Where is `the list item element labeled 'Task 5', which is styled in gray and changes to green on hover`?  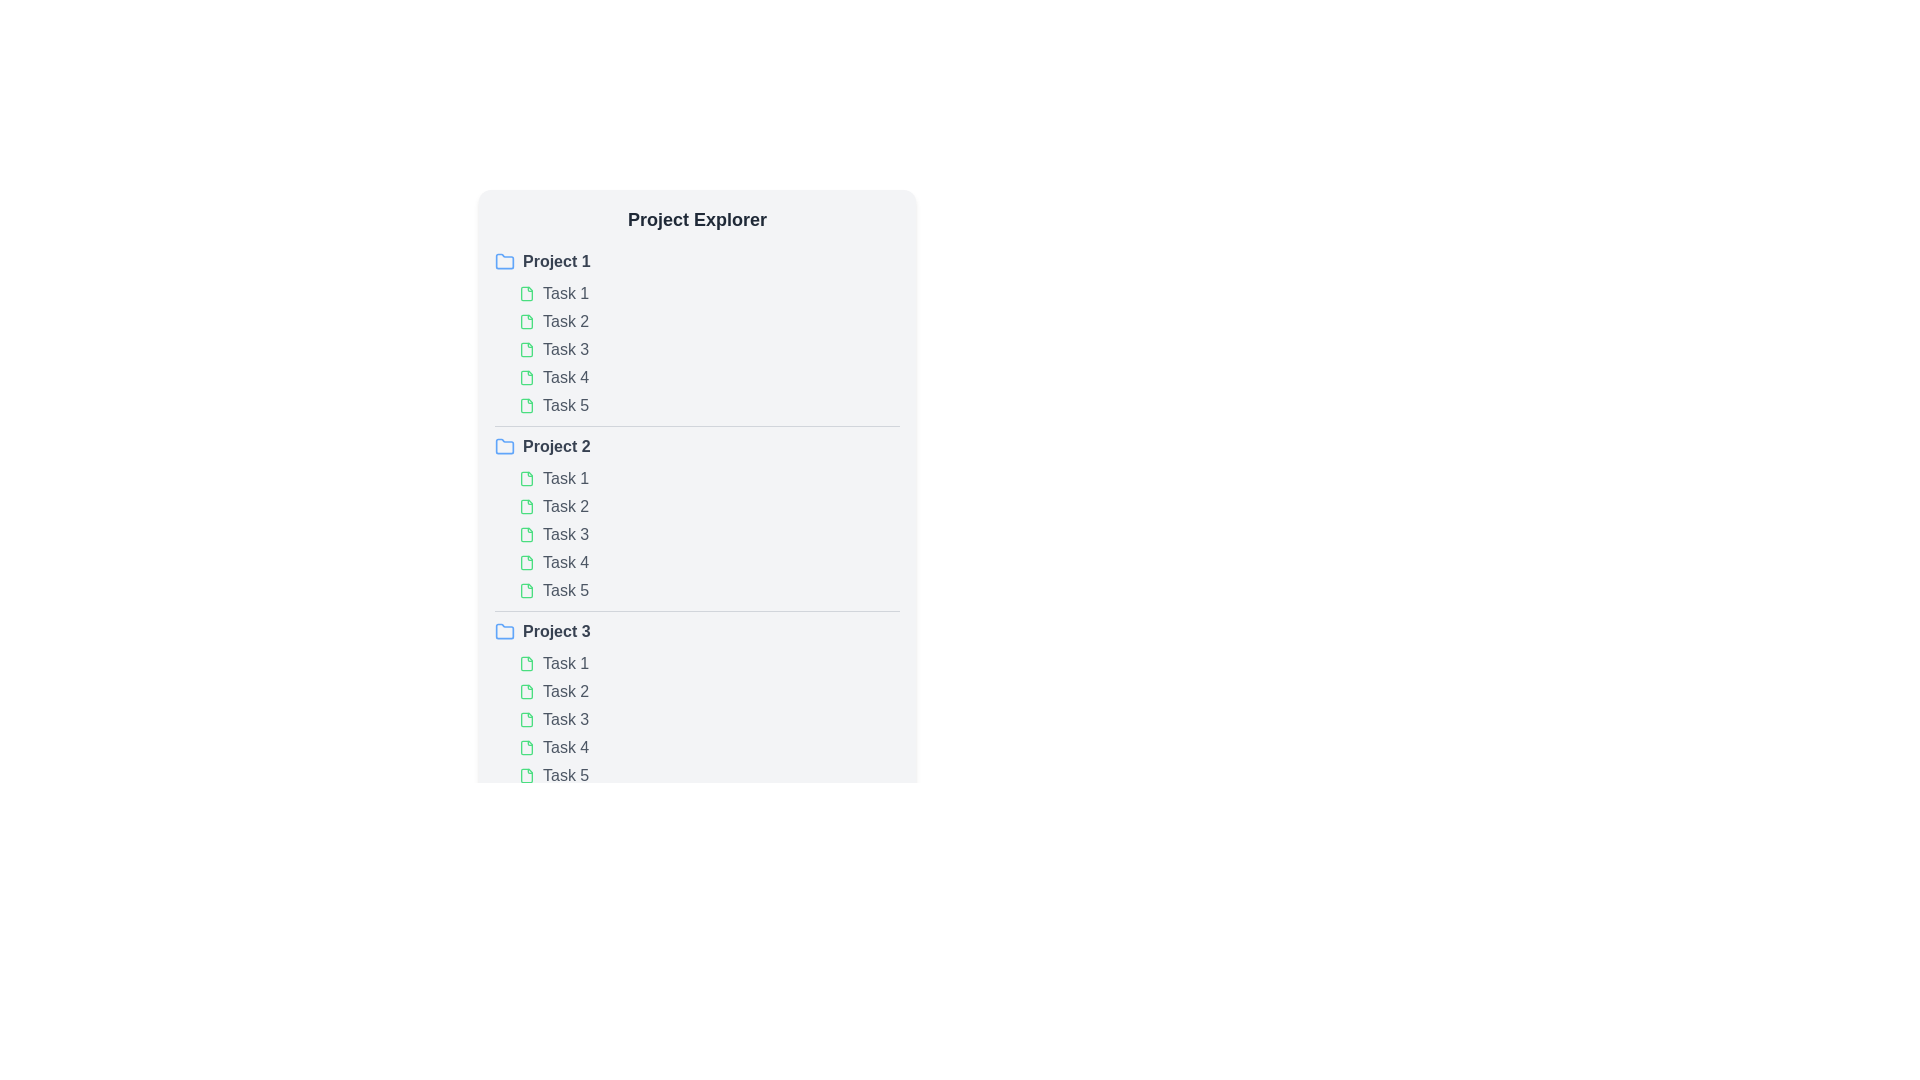 the list item element labeled 'Task 5', which is styled in gray and changes to green on hover is located at coordinates (709, 589).